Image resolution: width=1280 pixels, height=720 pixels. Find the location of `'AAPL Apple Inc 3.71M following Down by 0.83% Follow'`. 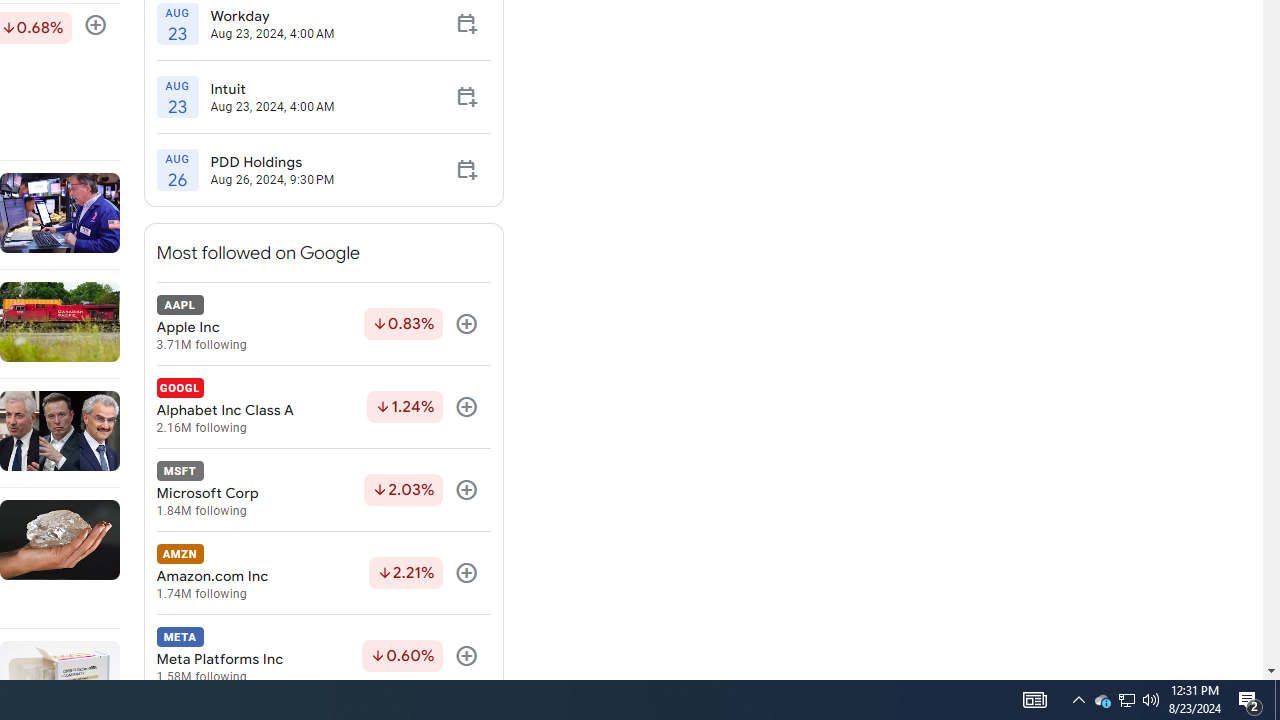

'AAPL Apple Inc 3.71M following Down by 0.83% Follow' is located at coordinates (323, 323).